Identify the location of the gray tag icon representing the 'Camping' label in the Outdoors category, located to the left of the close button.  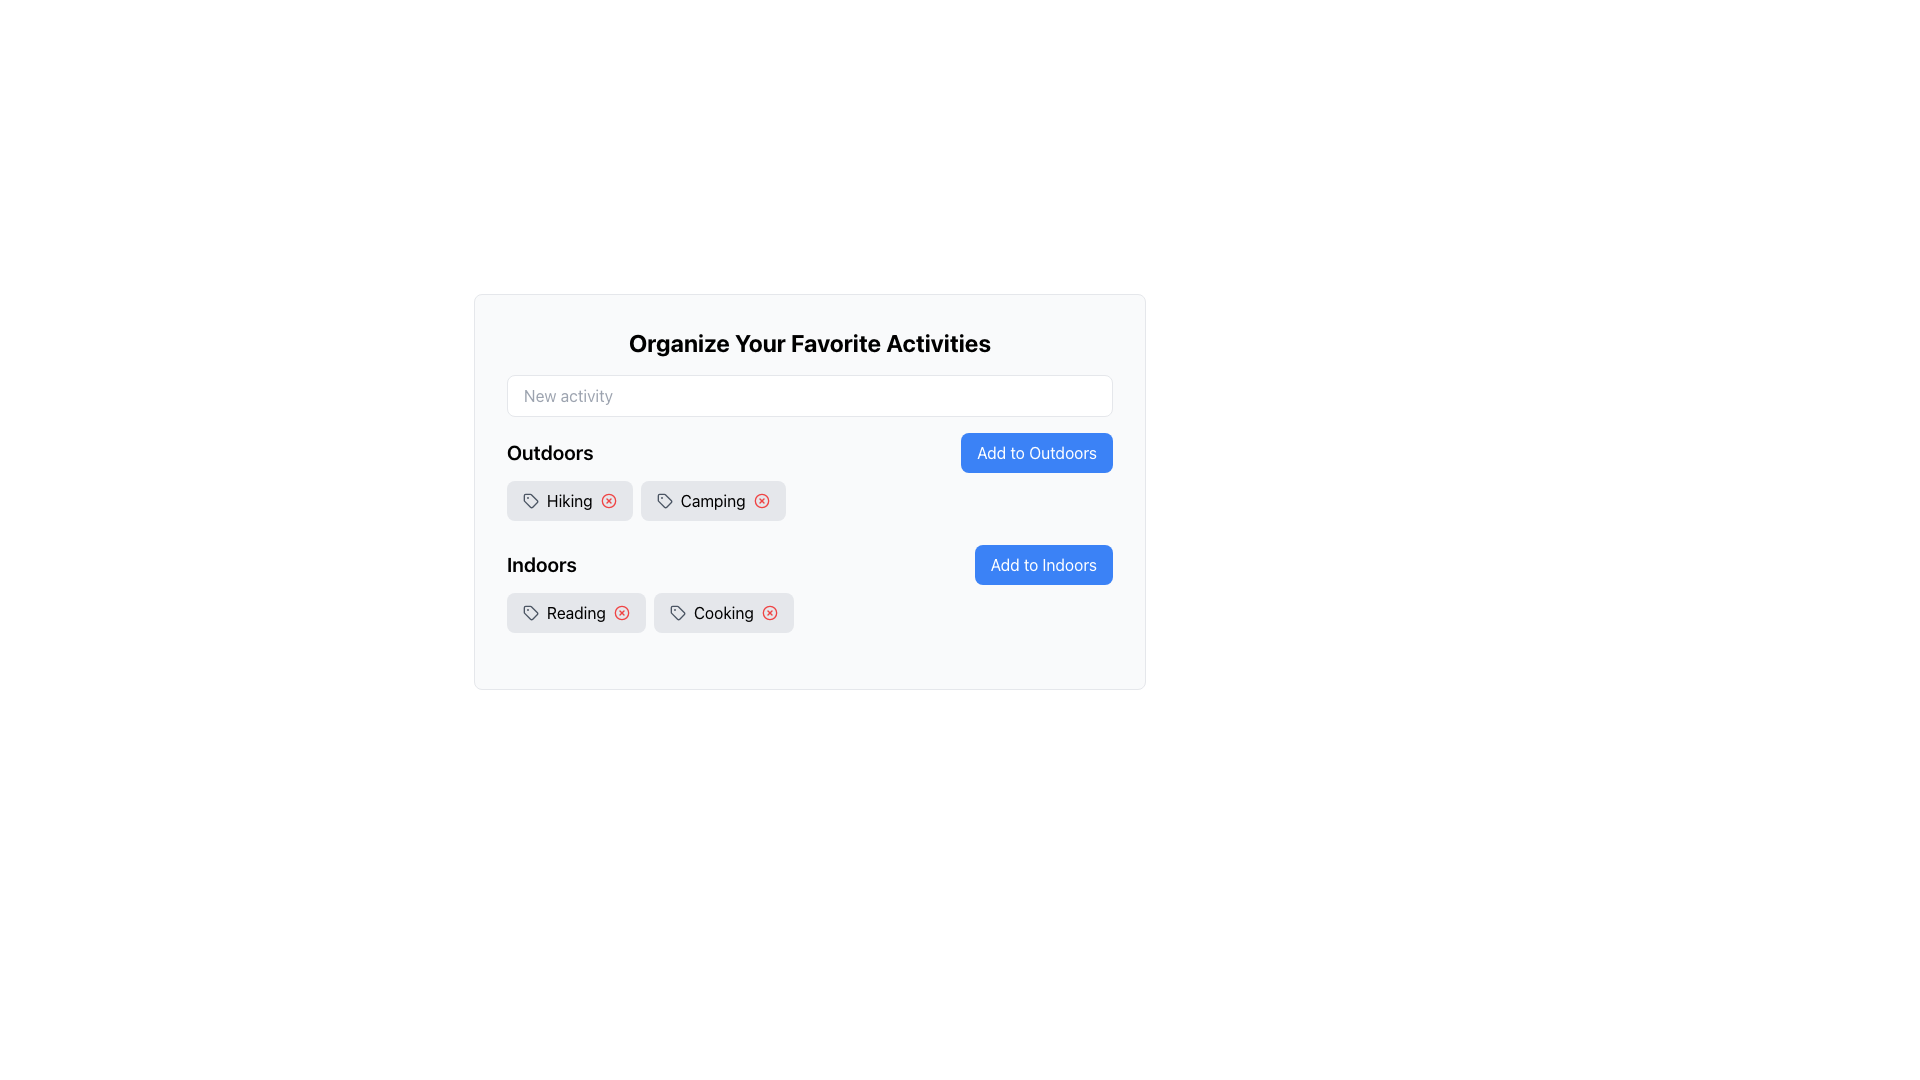
(664, 500).